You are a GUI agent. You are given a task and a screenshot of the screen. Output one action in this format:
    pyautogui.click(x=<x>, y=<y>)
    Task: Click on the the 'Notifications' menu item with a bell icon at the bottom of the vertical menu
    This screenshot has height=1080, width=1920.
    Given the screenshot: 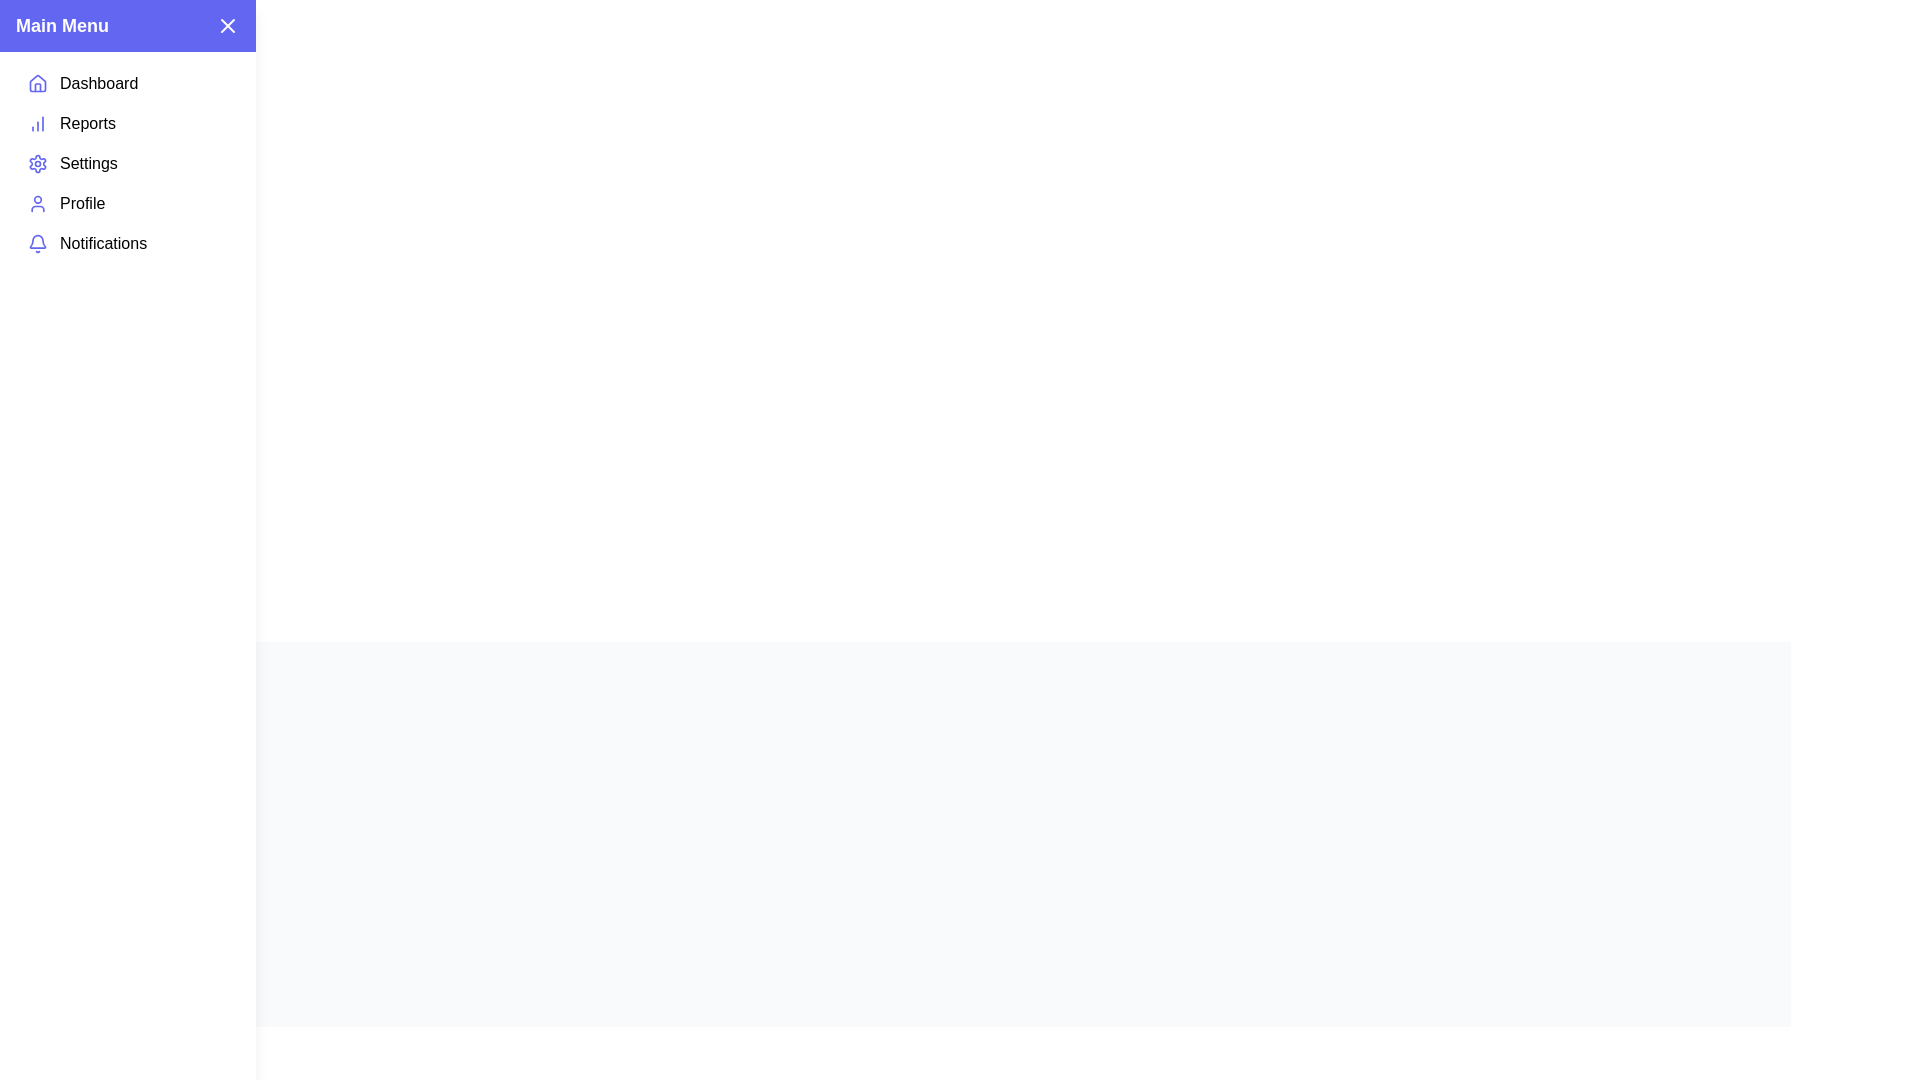 What is the action you would take?
    pyautogui.click(x=127, y=242)
    